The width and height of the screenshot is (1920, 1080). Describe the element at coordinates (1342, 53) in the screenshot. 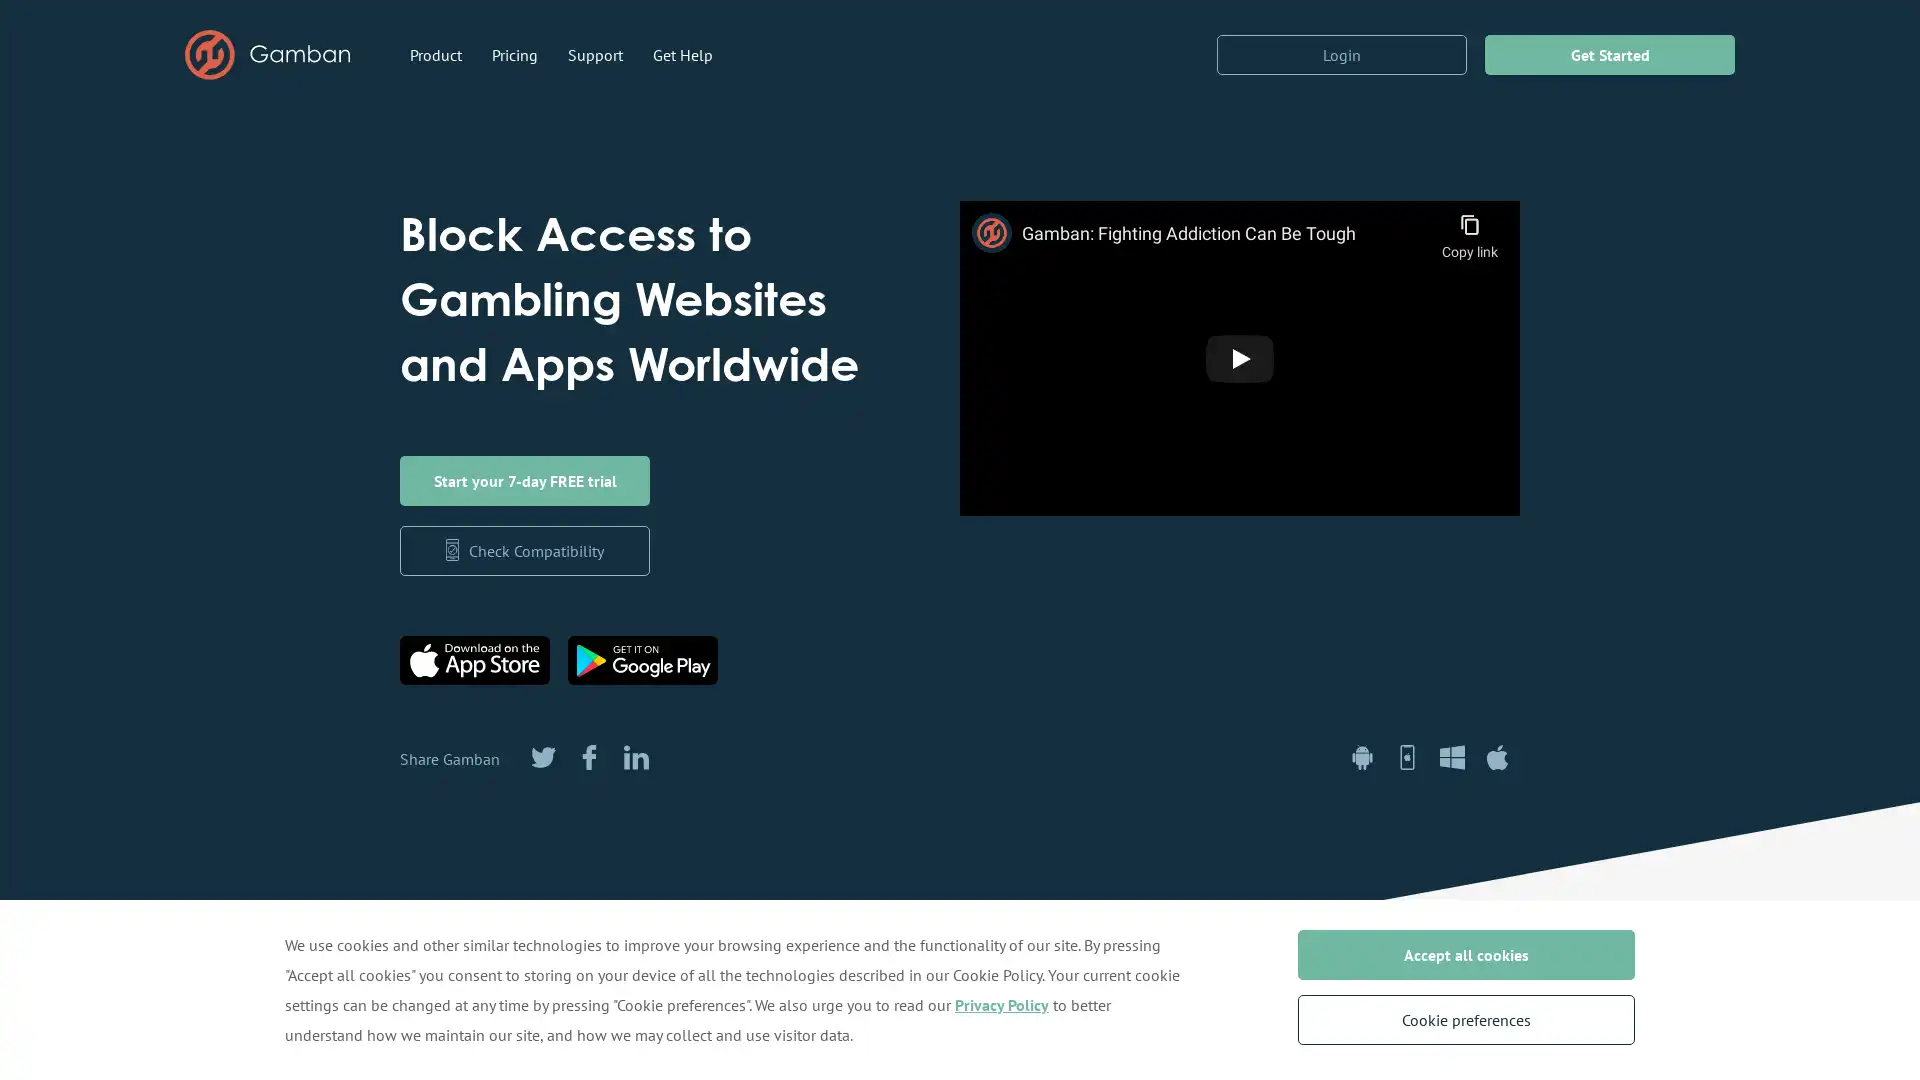

I see `Login` at that location.